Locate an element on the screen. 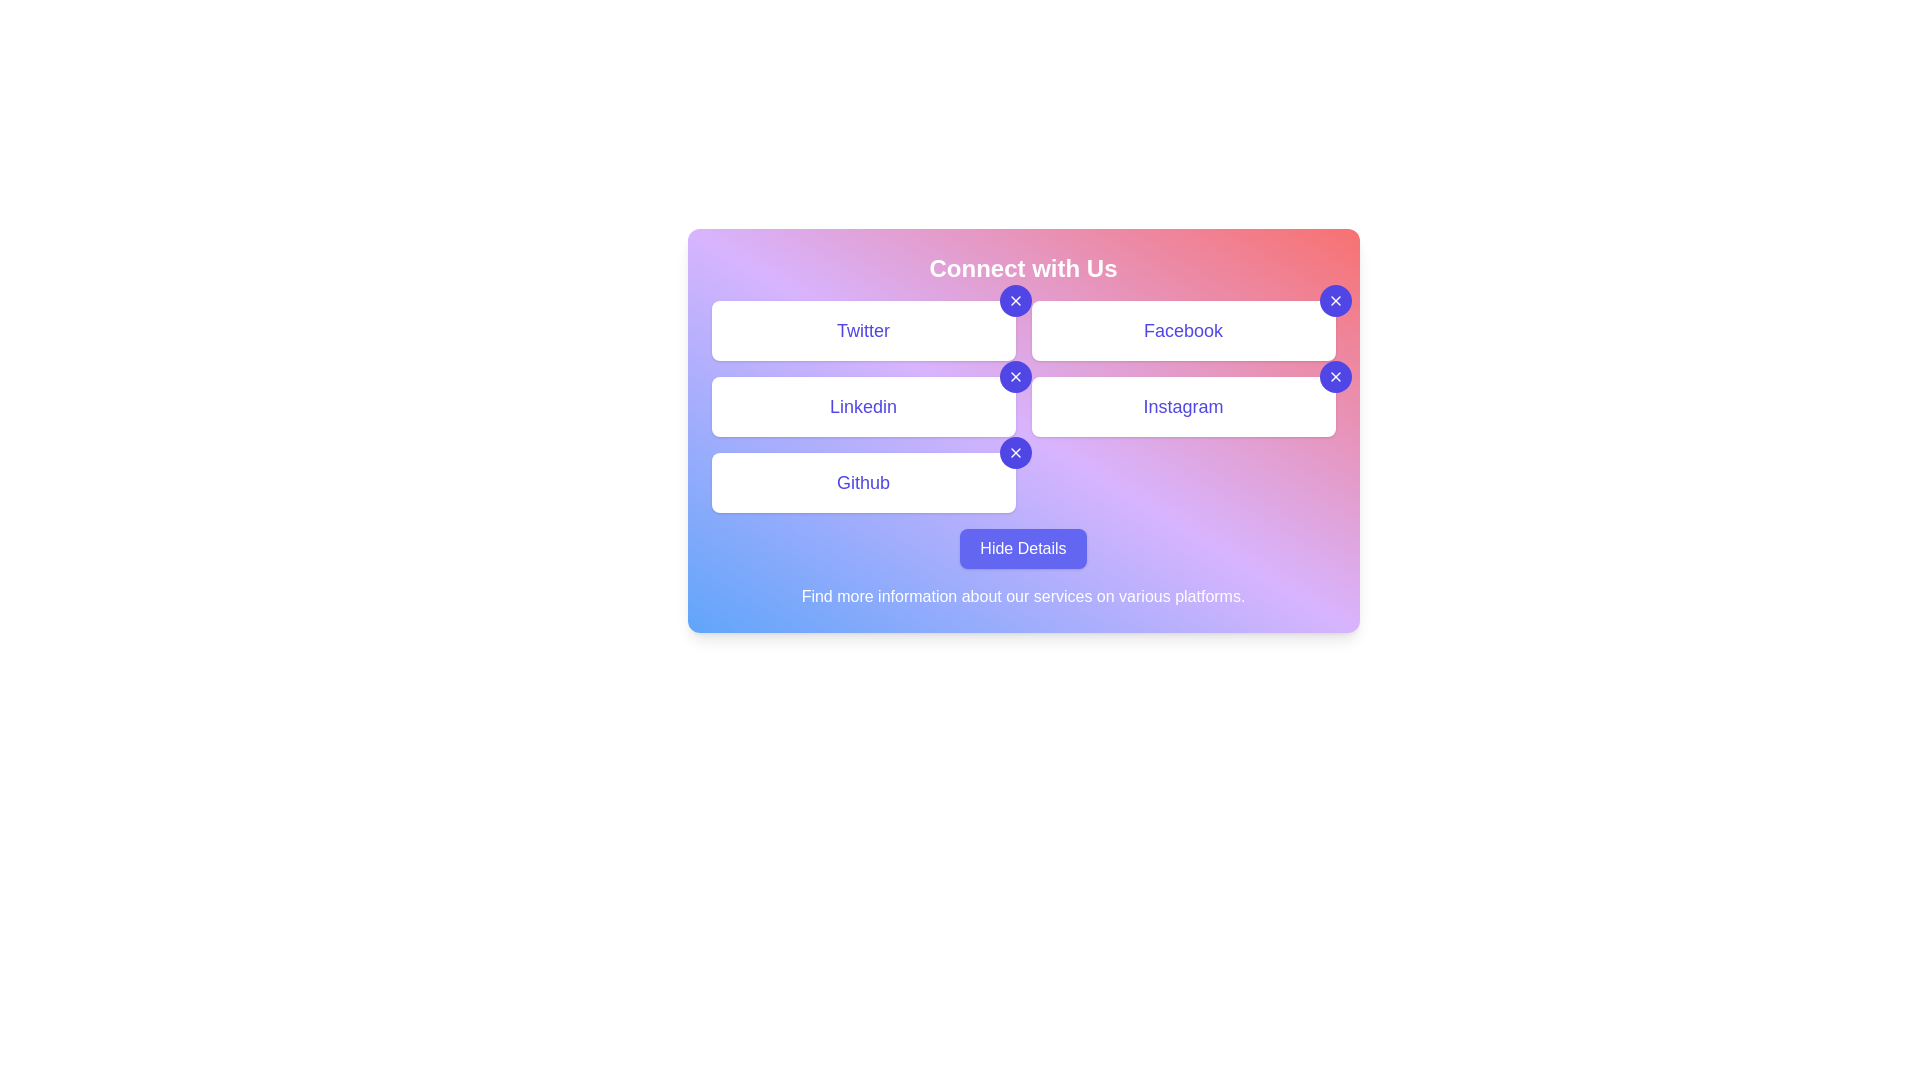 This screenshot has height=1080, width=1920. the non-interactive Text Label that identifies the Instagram card within the 'Connect with Us' section is located at coordinates (1183, 406).